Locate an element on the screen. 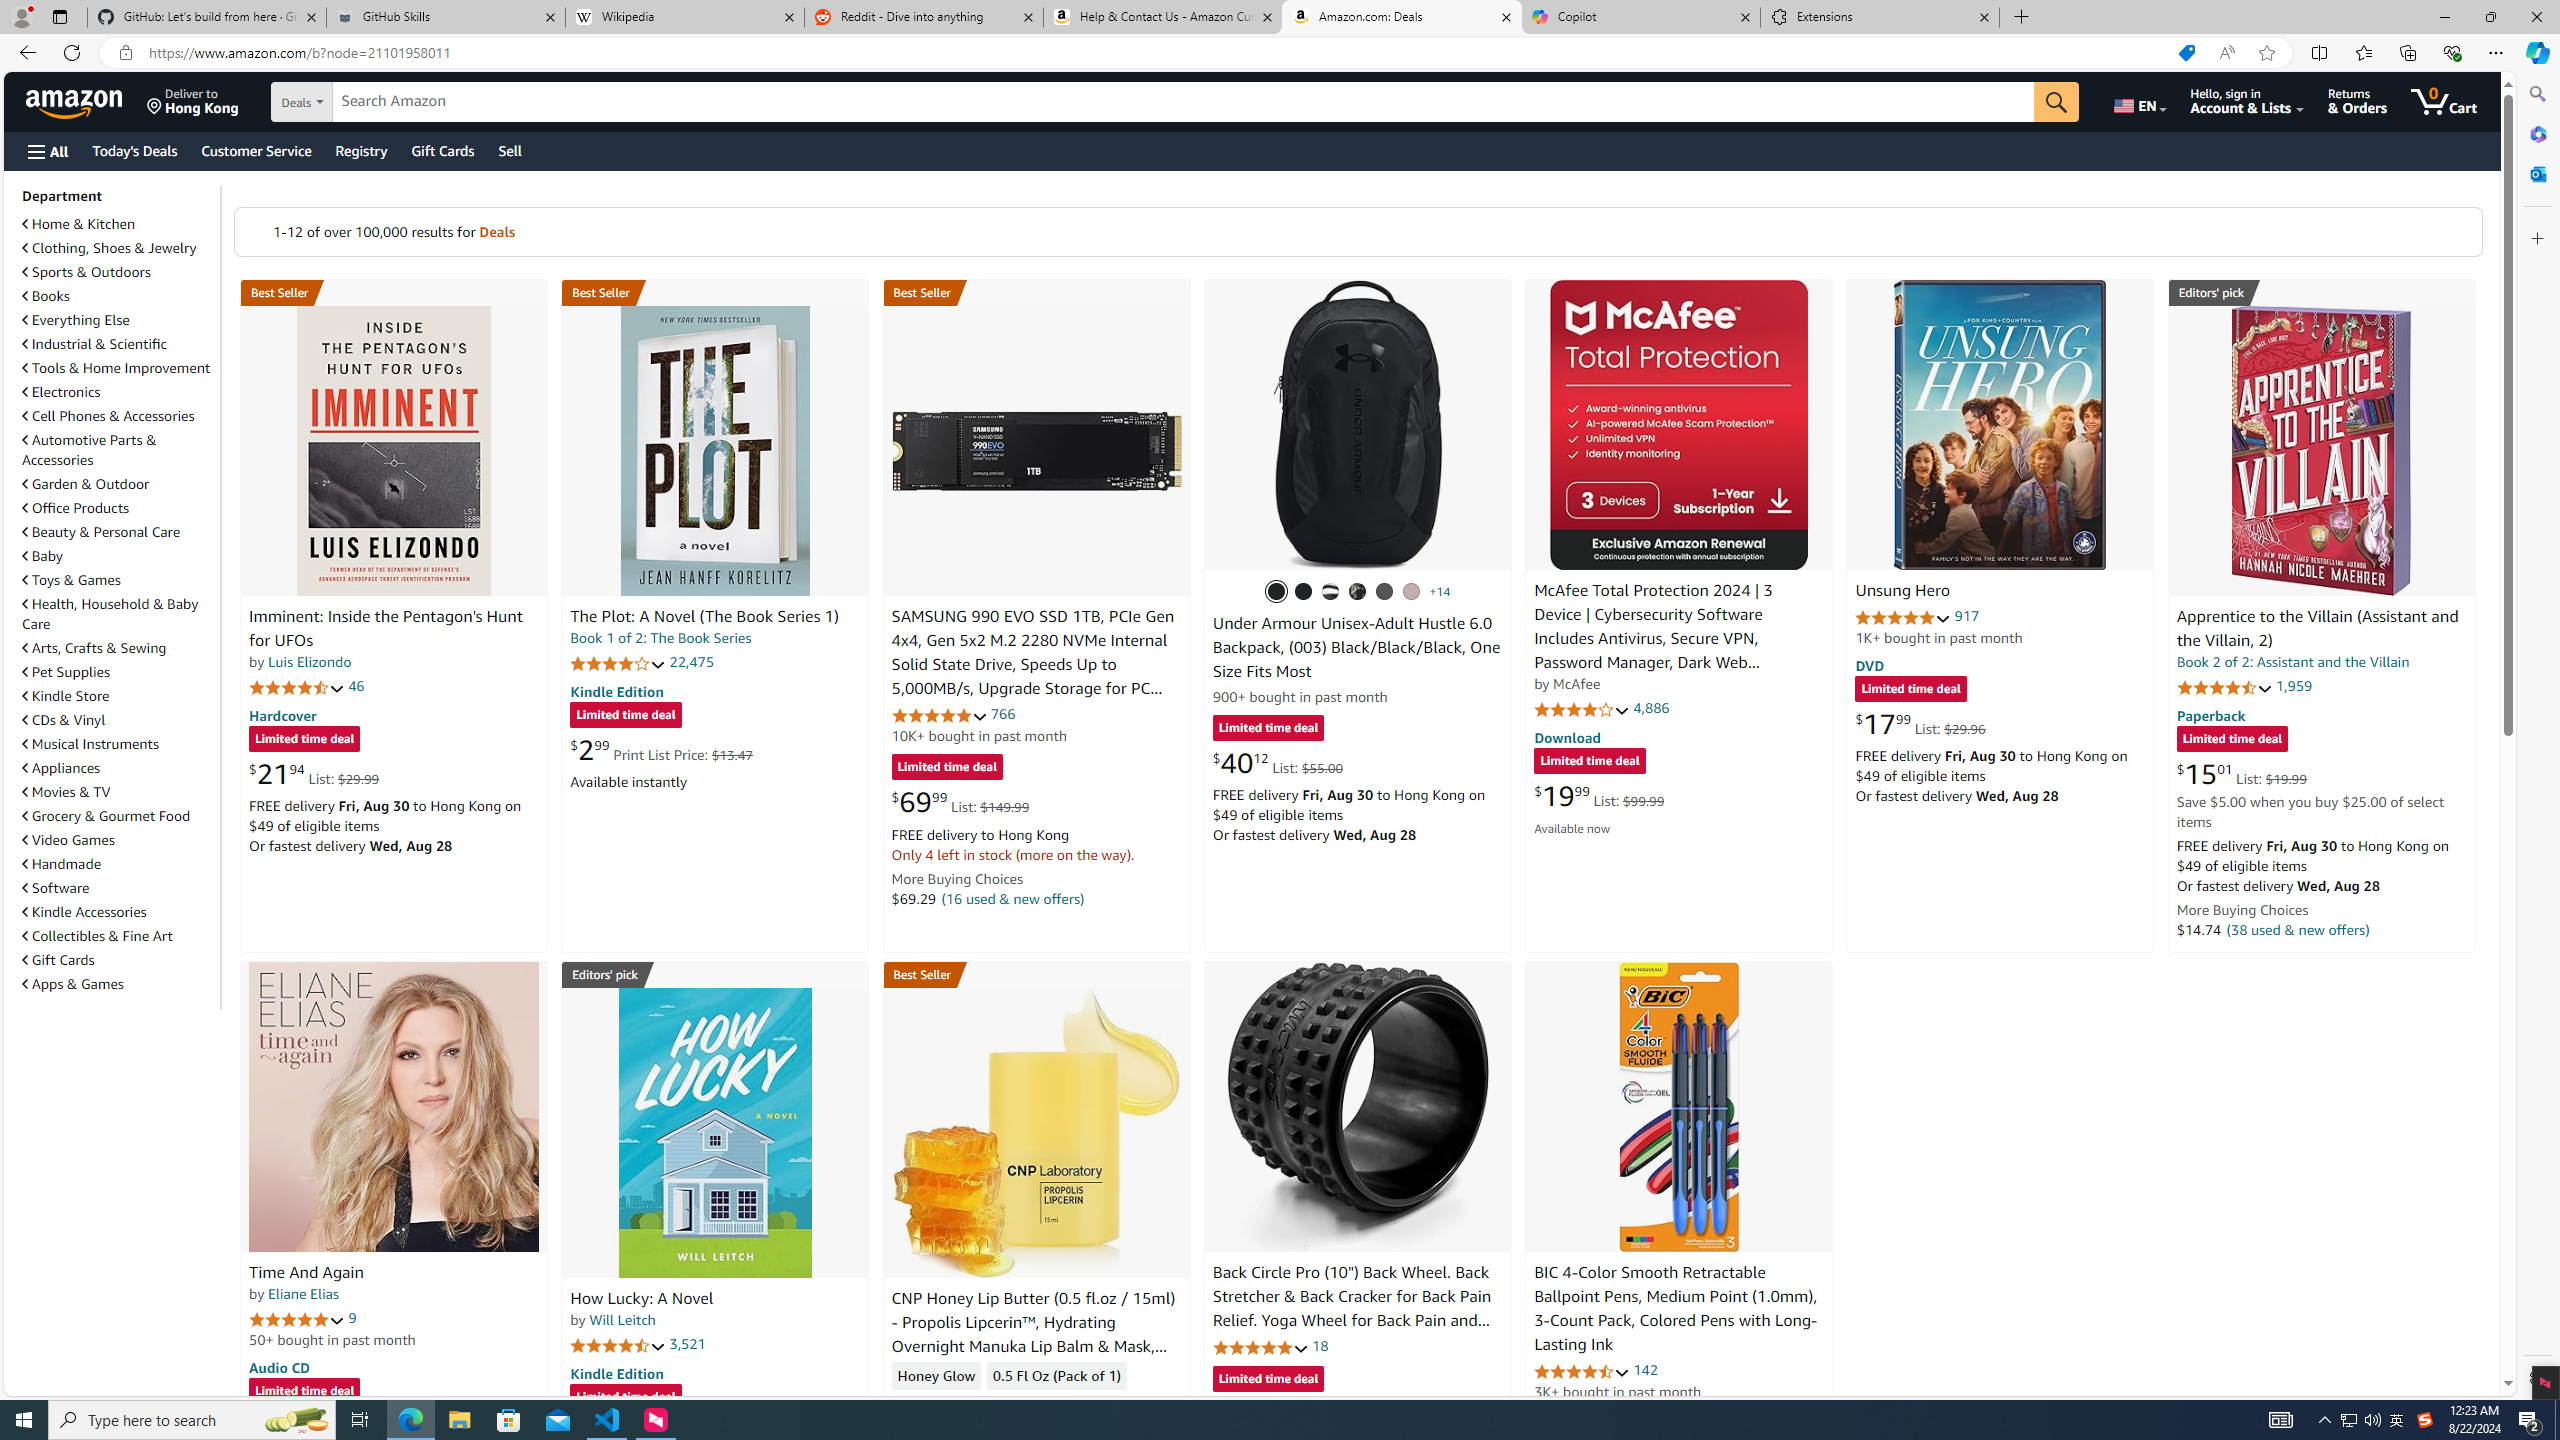  'Garden & Outdoor' is located at coordinates (118, 482).